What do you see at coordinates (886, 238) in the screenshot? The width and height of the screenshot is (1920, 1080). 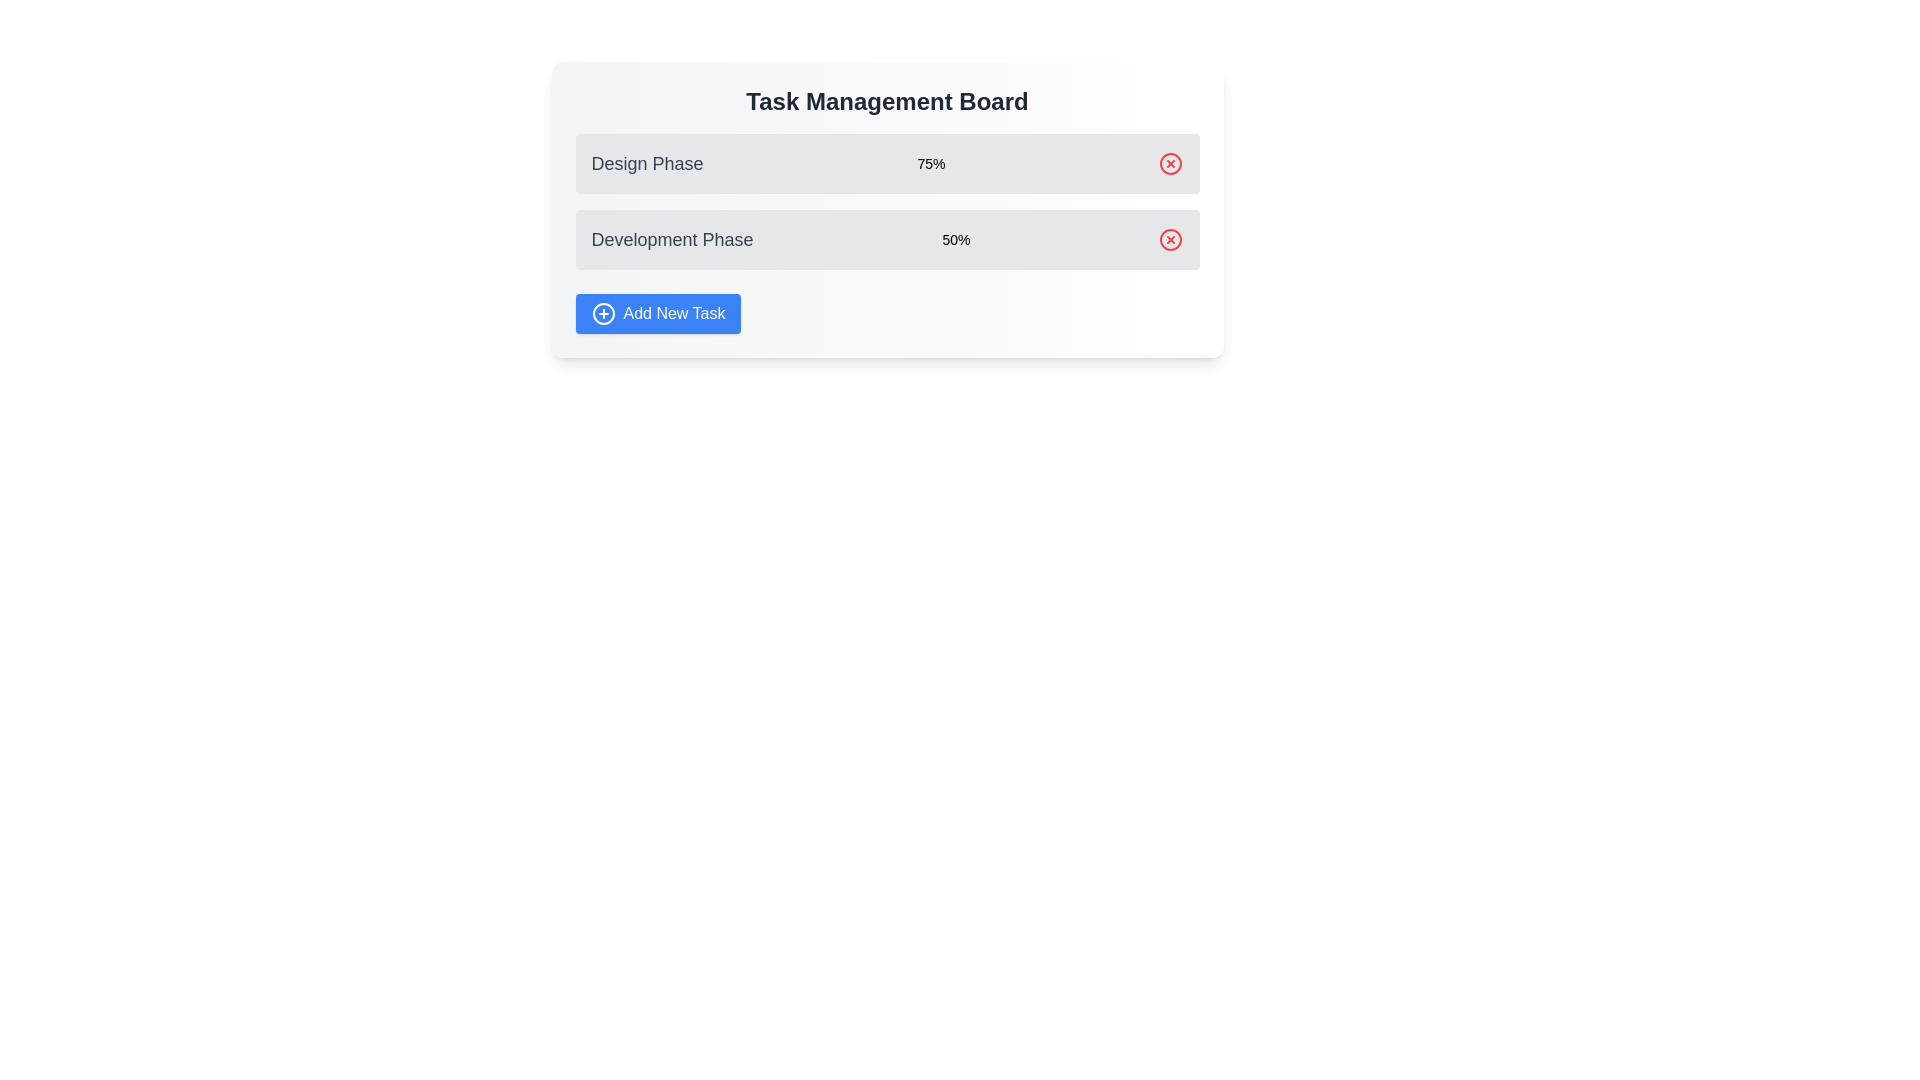 I see `the task name for the list item labeled 'Development Phase' which is the second item` at bounding box center [886, 238].